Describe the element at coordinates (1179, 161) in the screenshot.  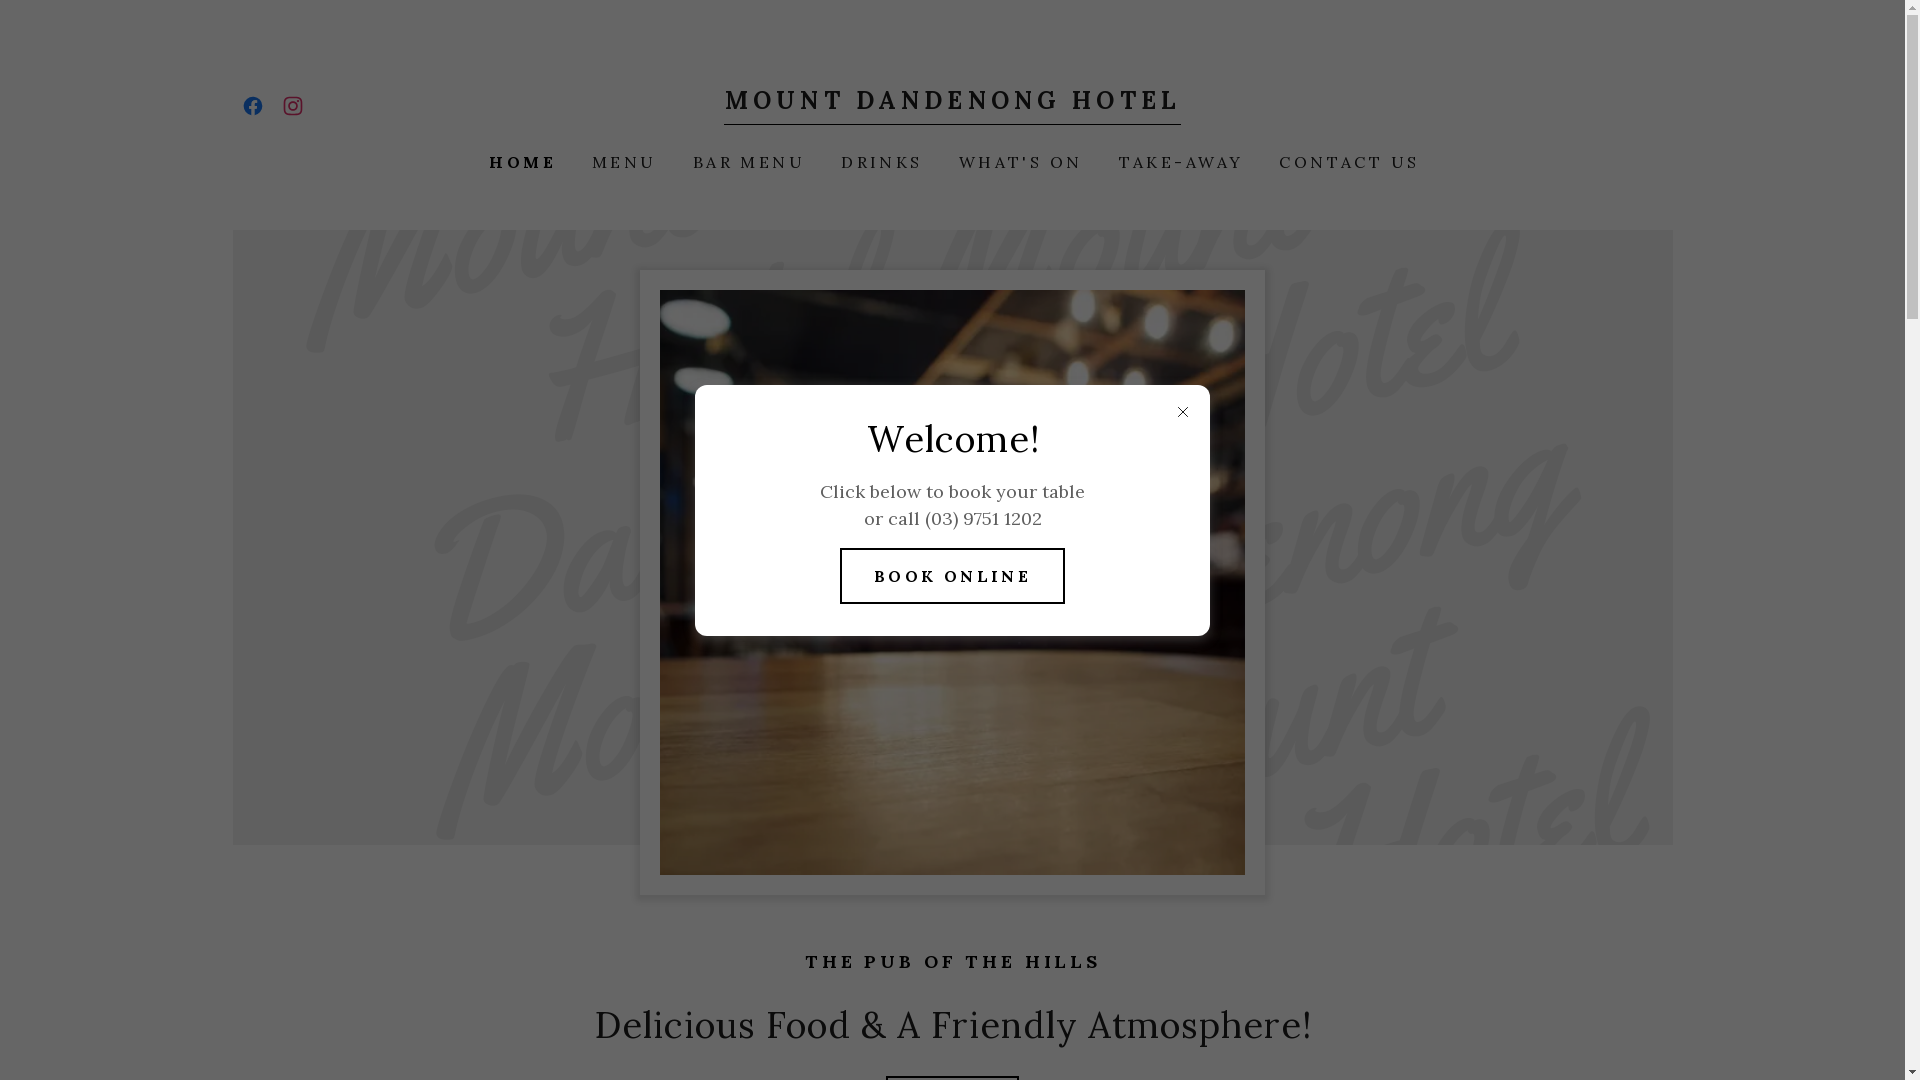
I see `'TAKE-AWAY'` at that location.